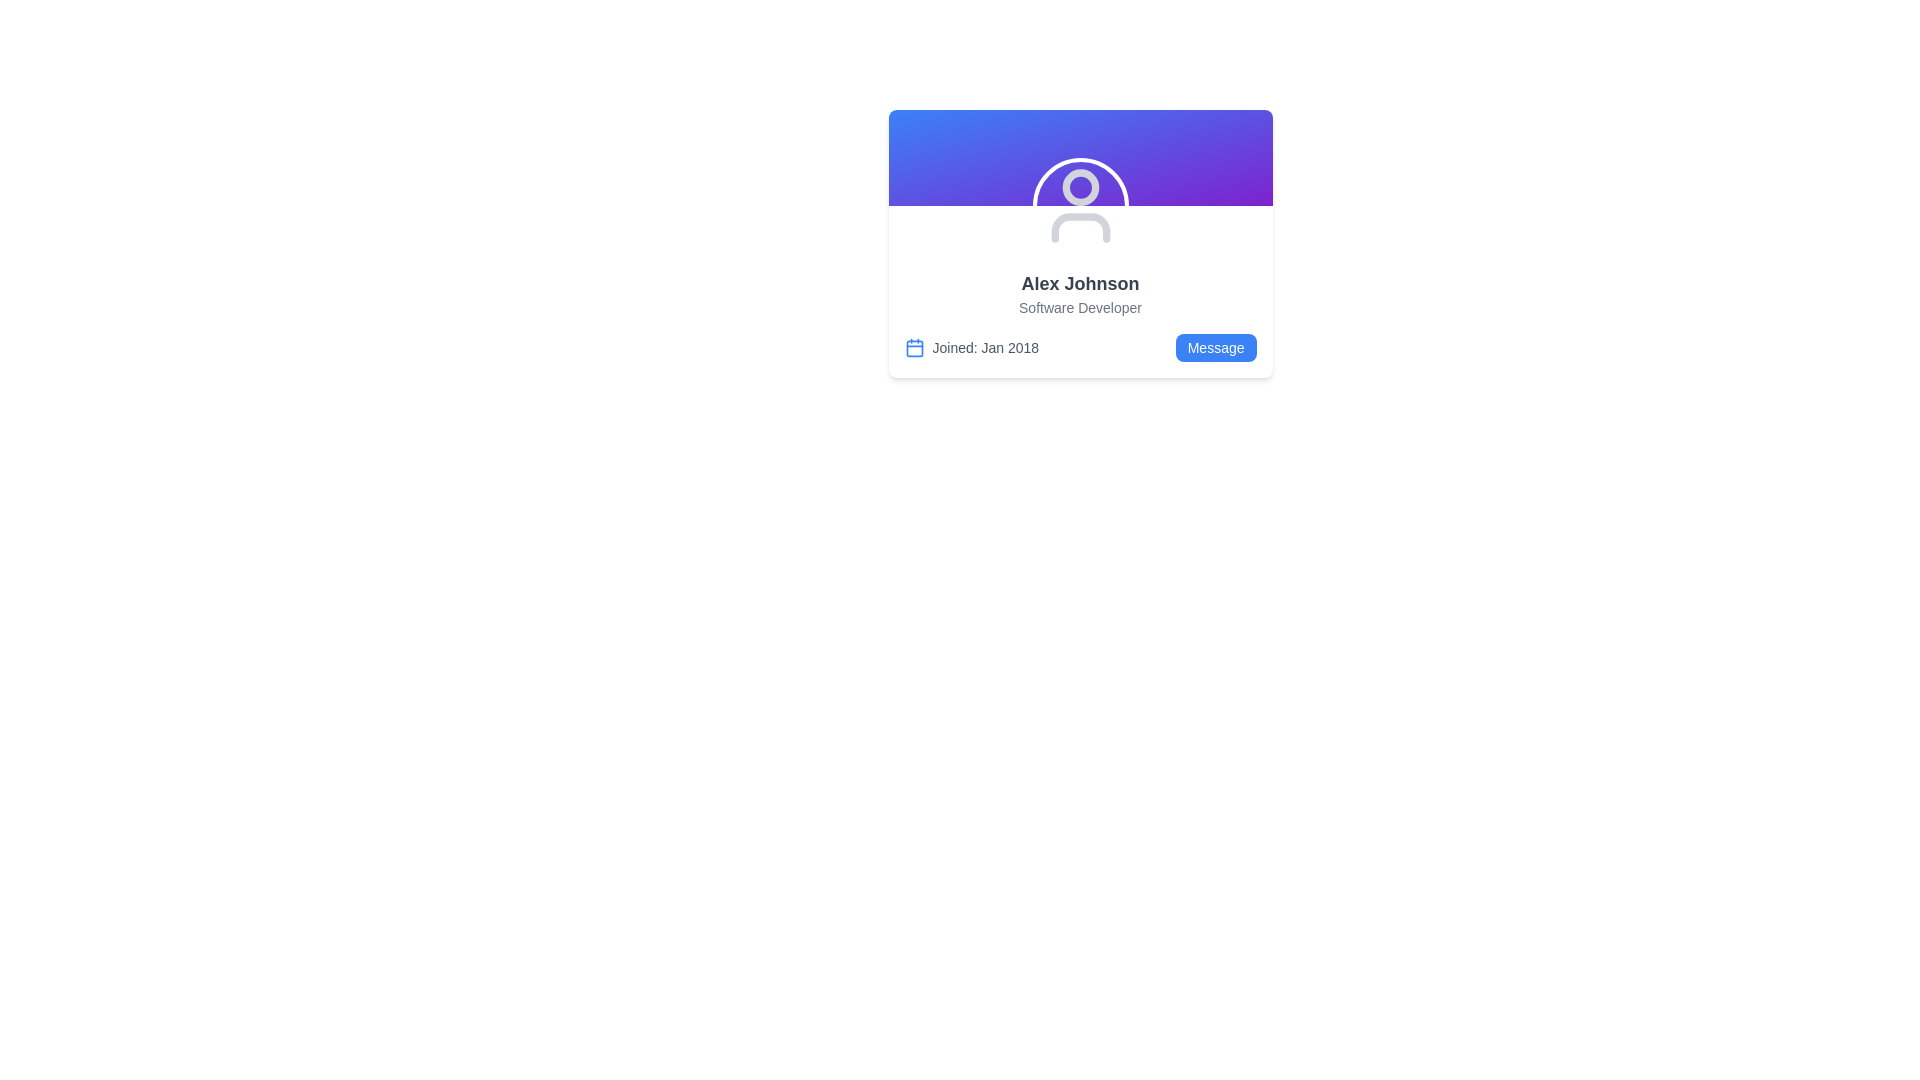 Image resolution: width=1920 pixels, height=1080 pixels. What do you see at coordinates (1215, 346) in the screenshot?
I see `the blue 'Message' button with white text to send a message` at bounding box center [1215, 346].